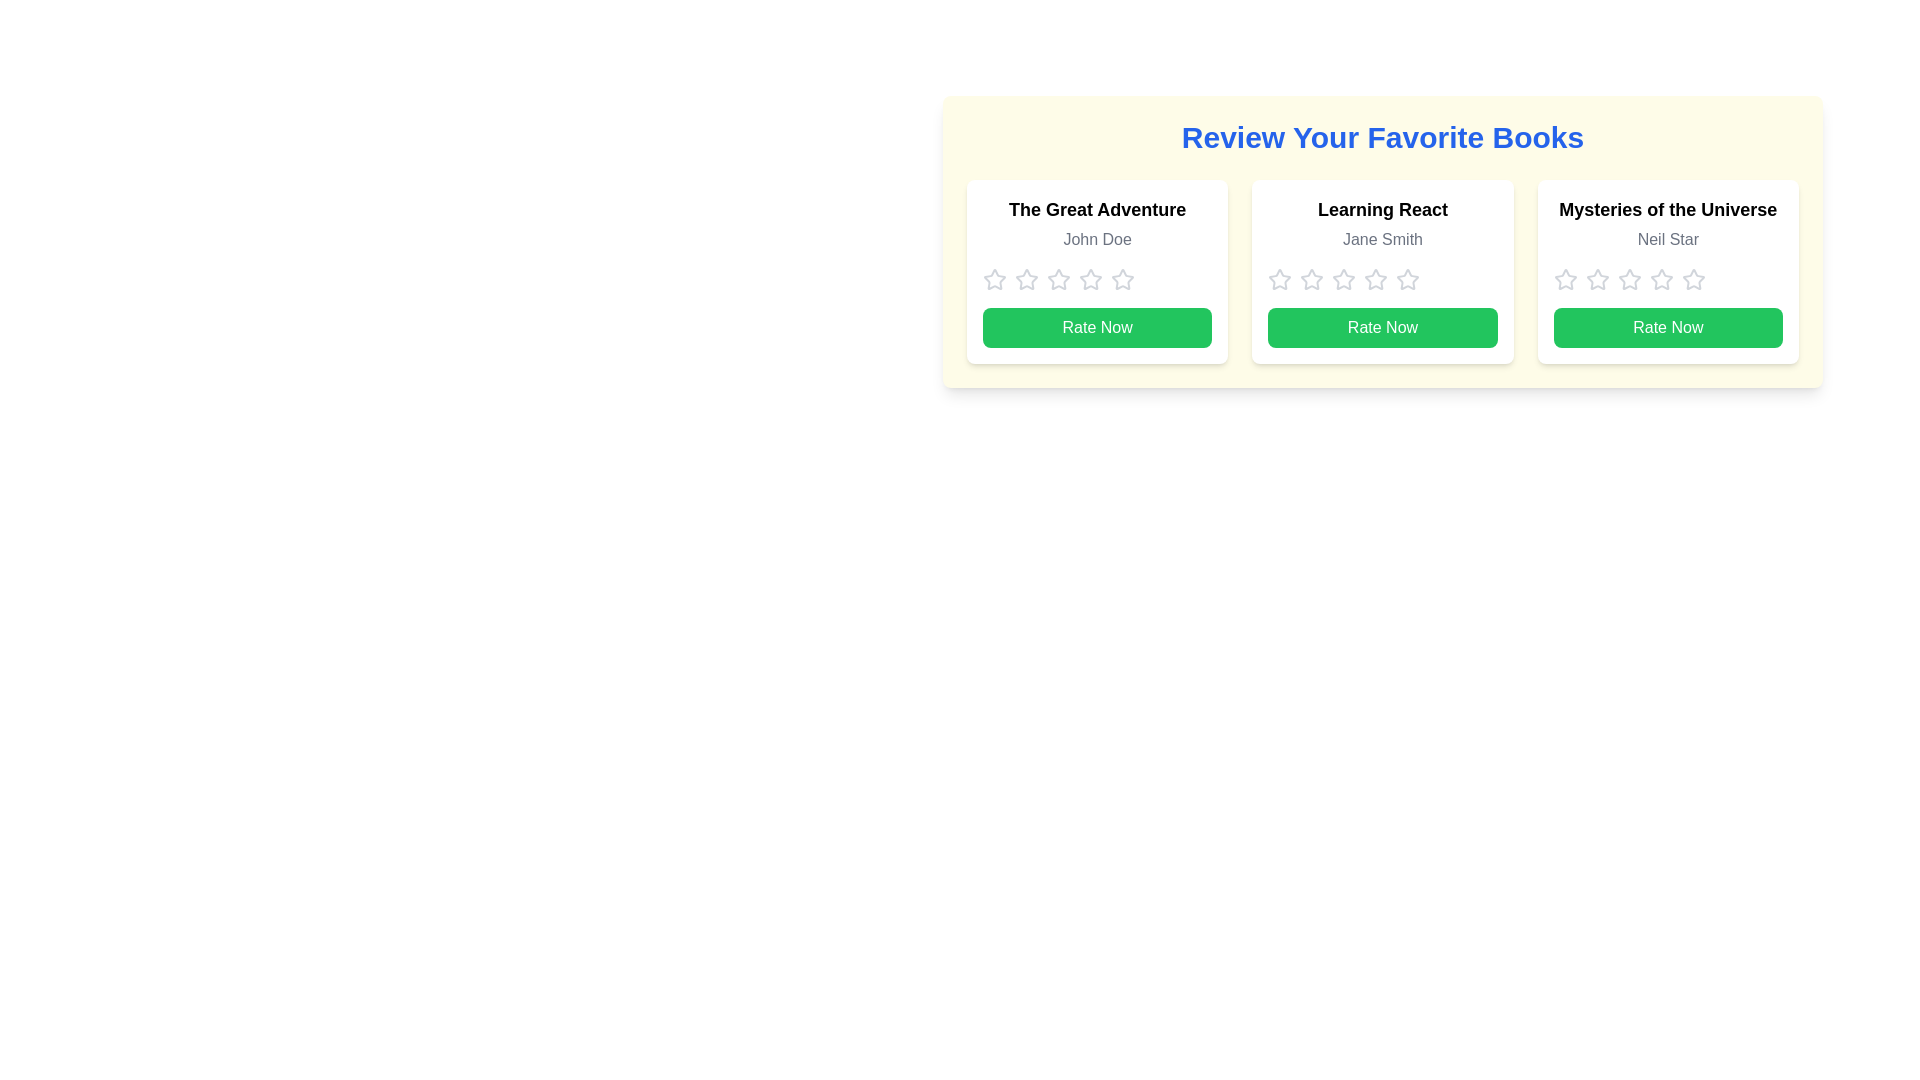  Describe the element at coordinates (1027, 279) in the screenshot. I see `the first gray outlined rating star icon for the book 'The Great Adventure'` at that location.